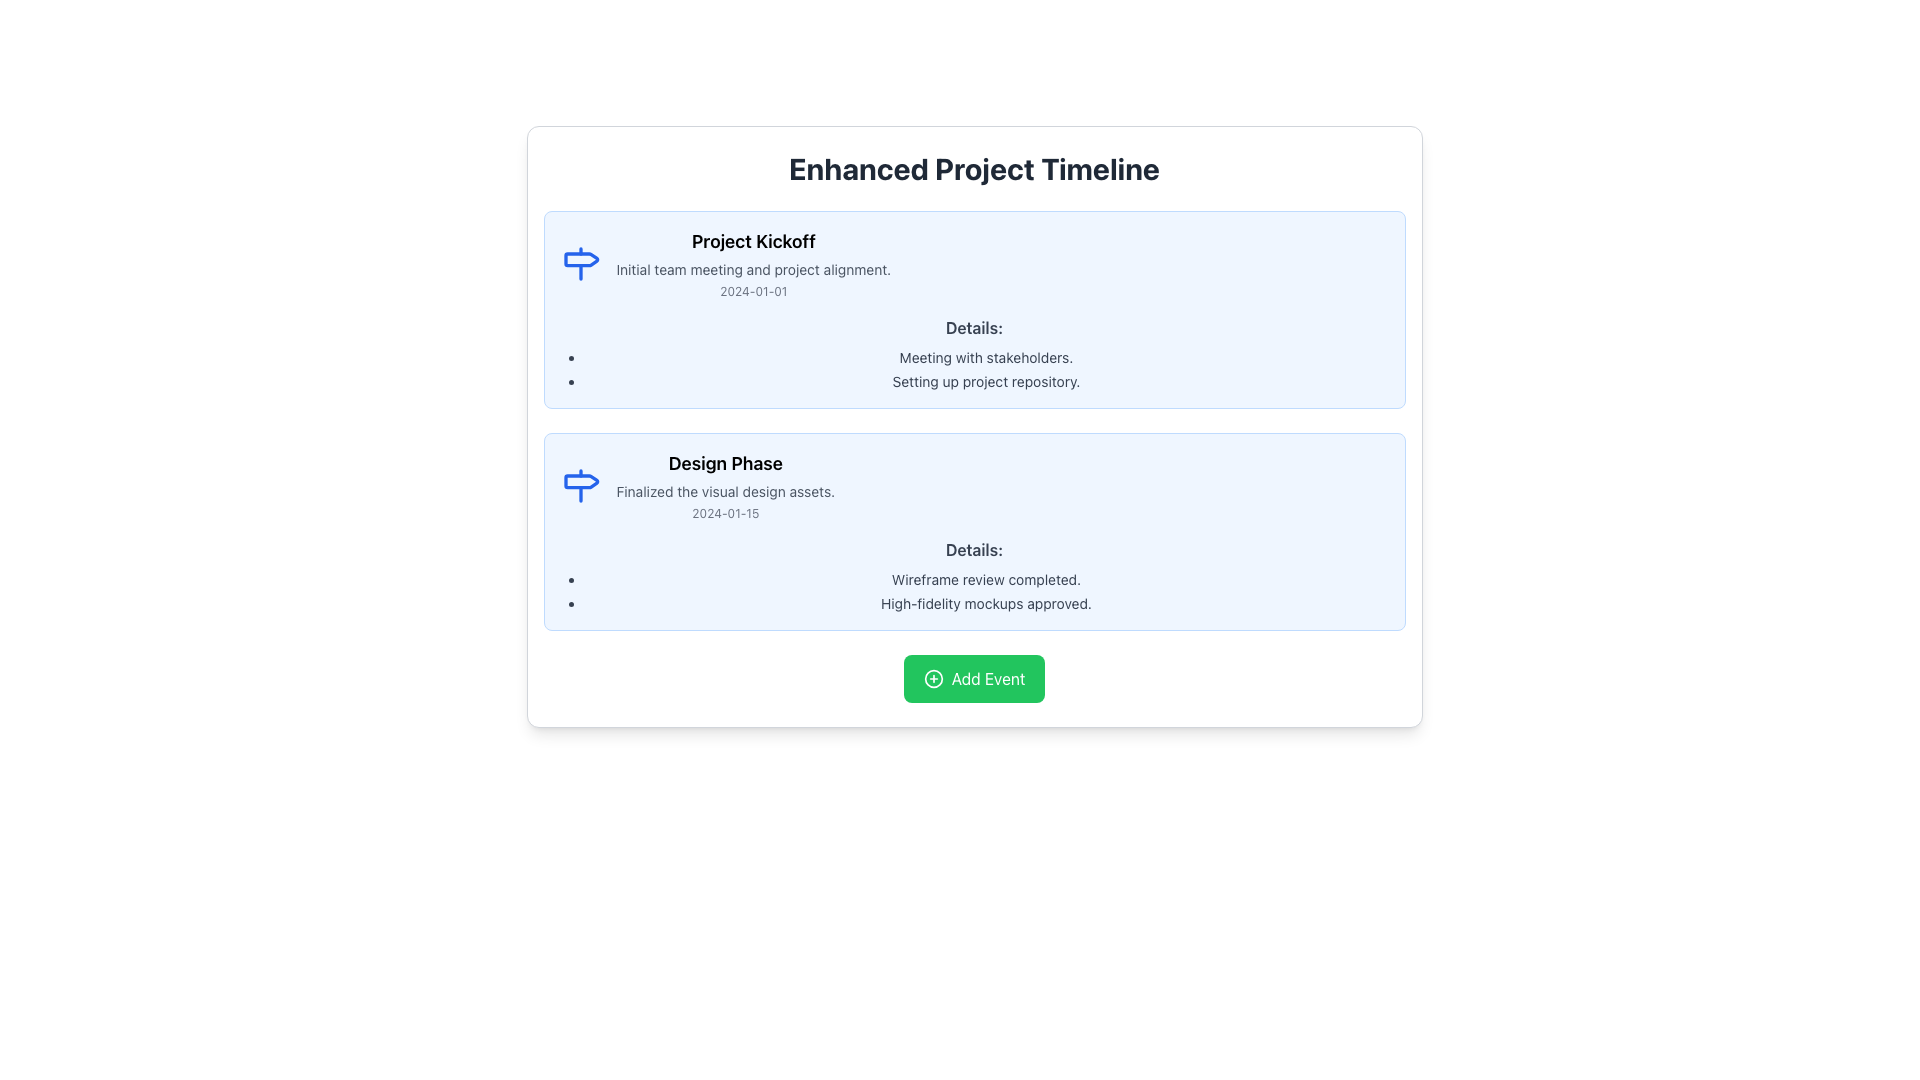 The height and width of the screenshot is (1080, 1920). I want to click on bulleted list located in the 'Details' section under the 'Project Kickoff' heading, which is styled with a gray font color and smaller text size, so click(974, 370).